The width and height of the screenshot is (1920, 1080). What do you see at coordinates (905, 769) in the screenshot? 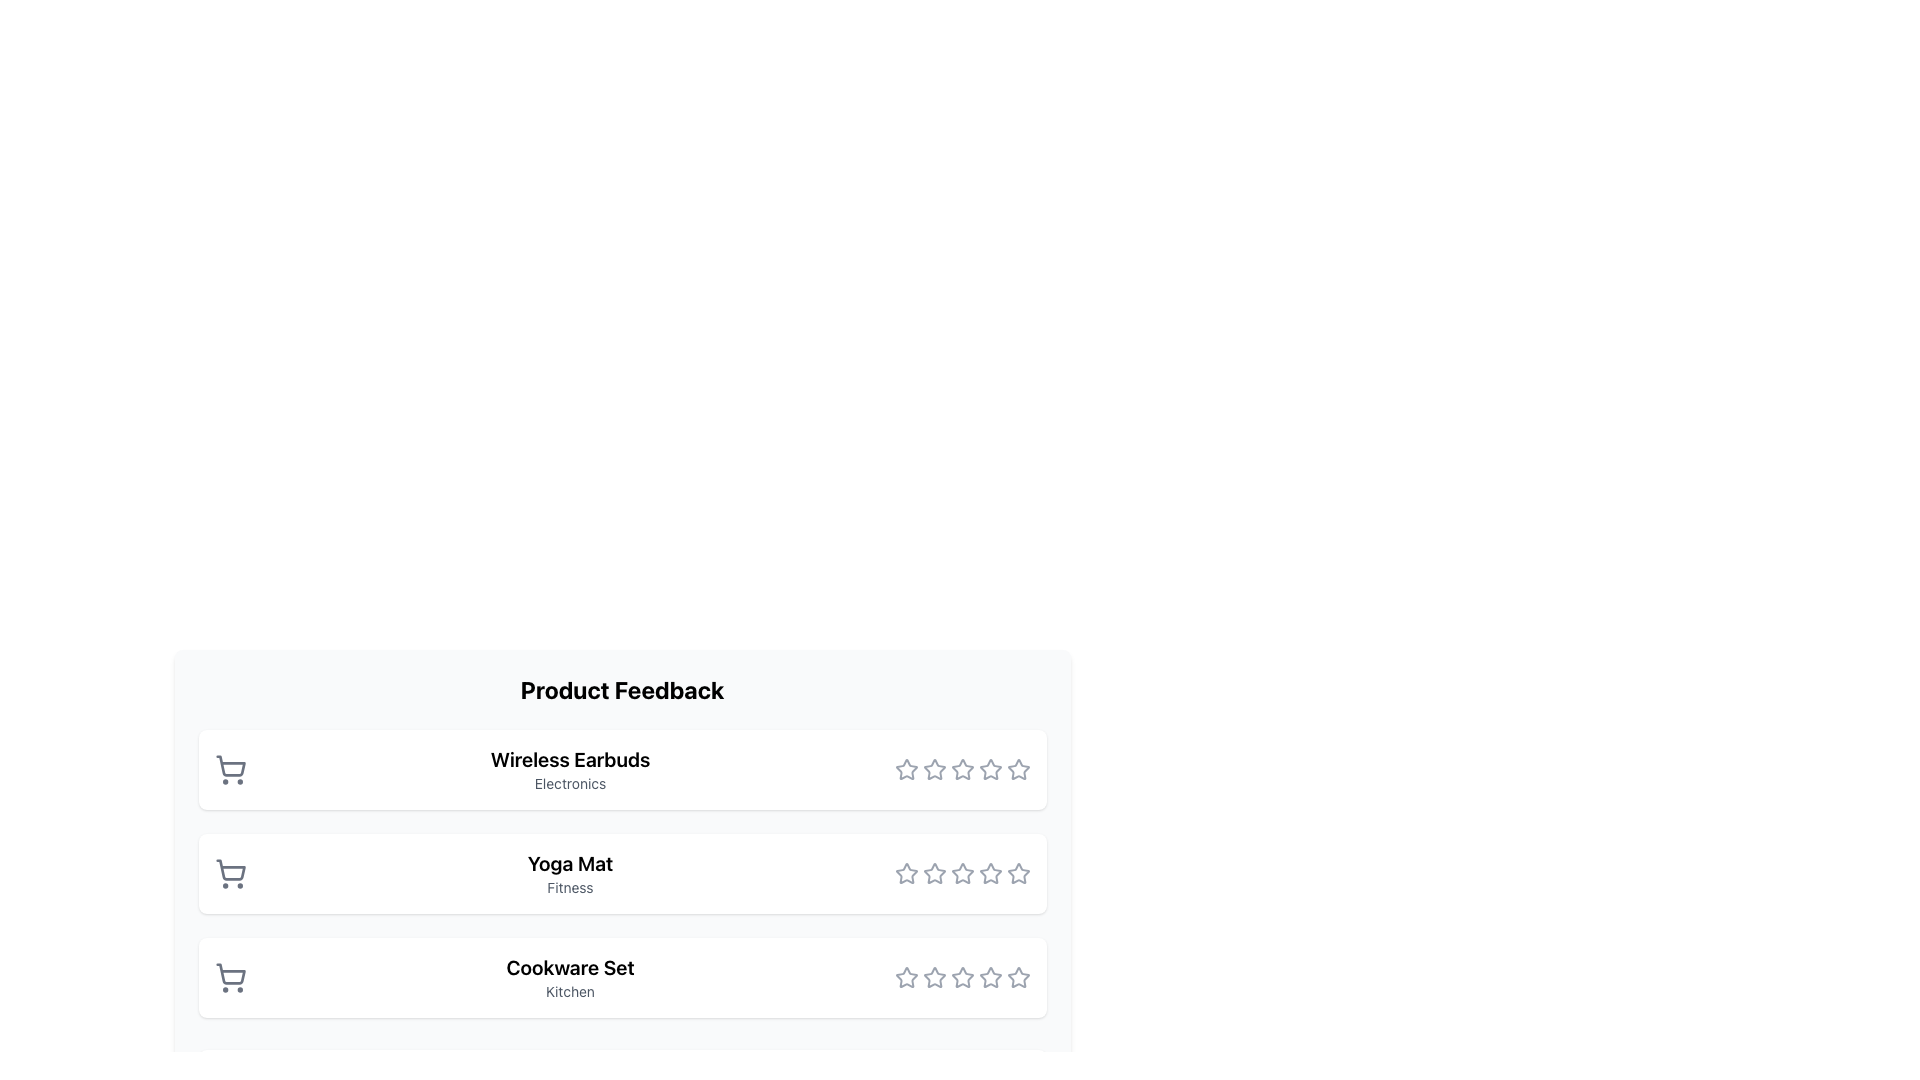
I see `the first star icon in the rating system for the 'Wireless Earbuds' product` at bounding box center [905, 769].